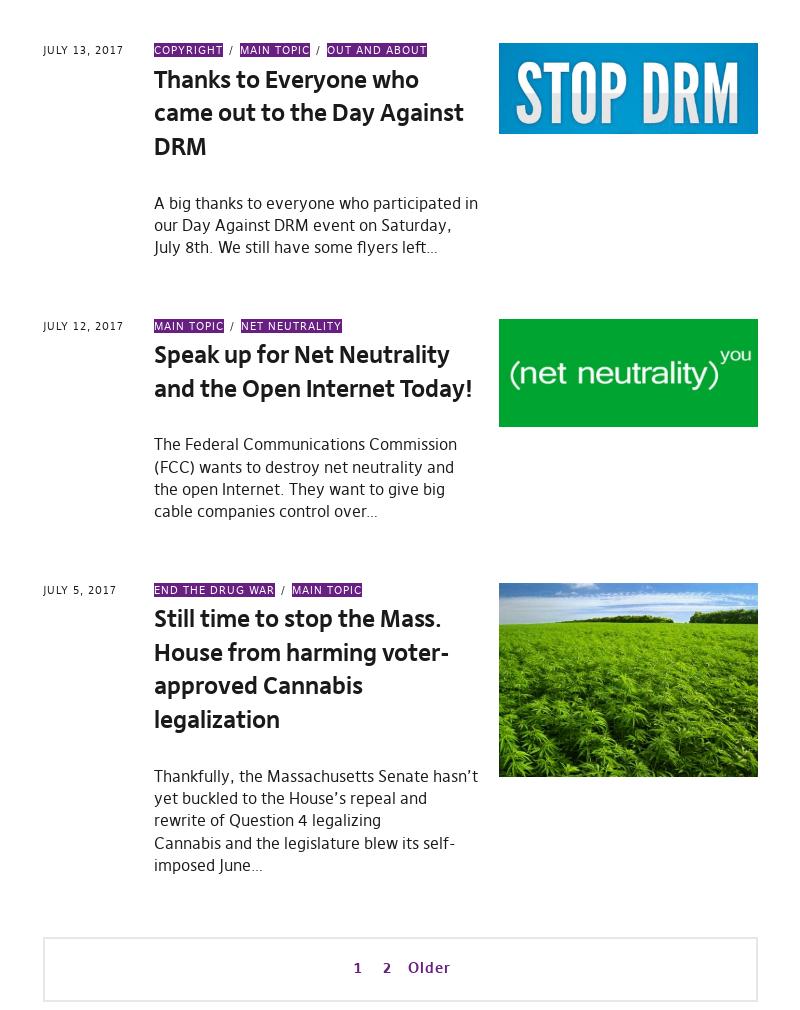  I want to click on '1', so click(352, 966).